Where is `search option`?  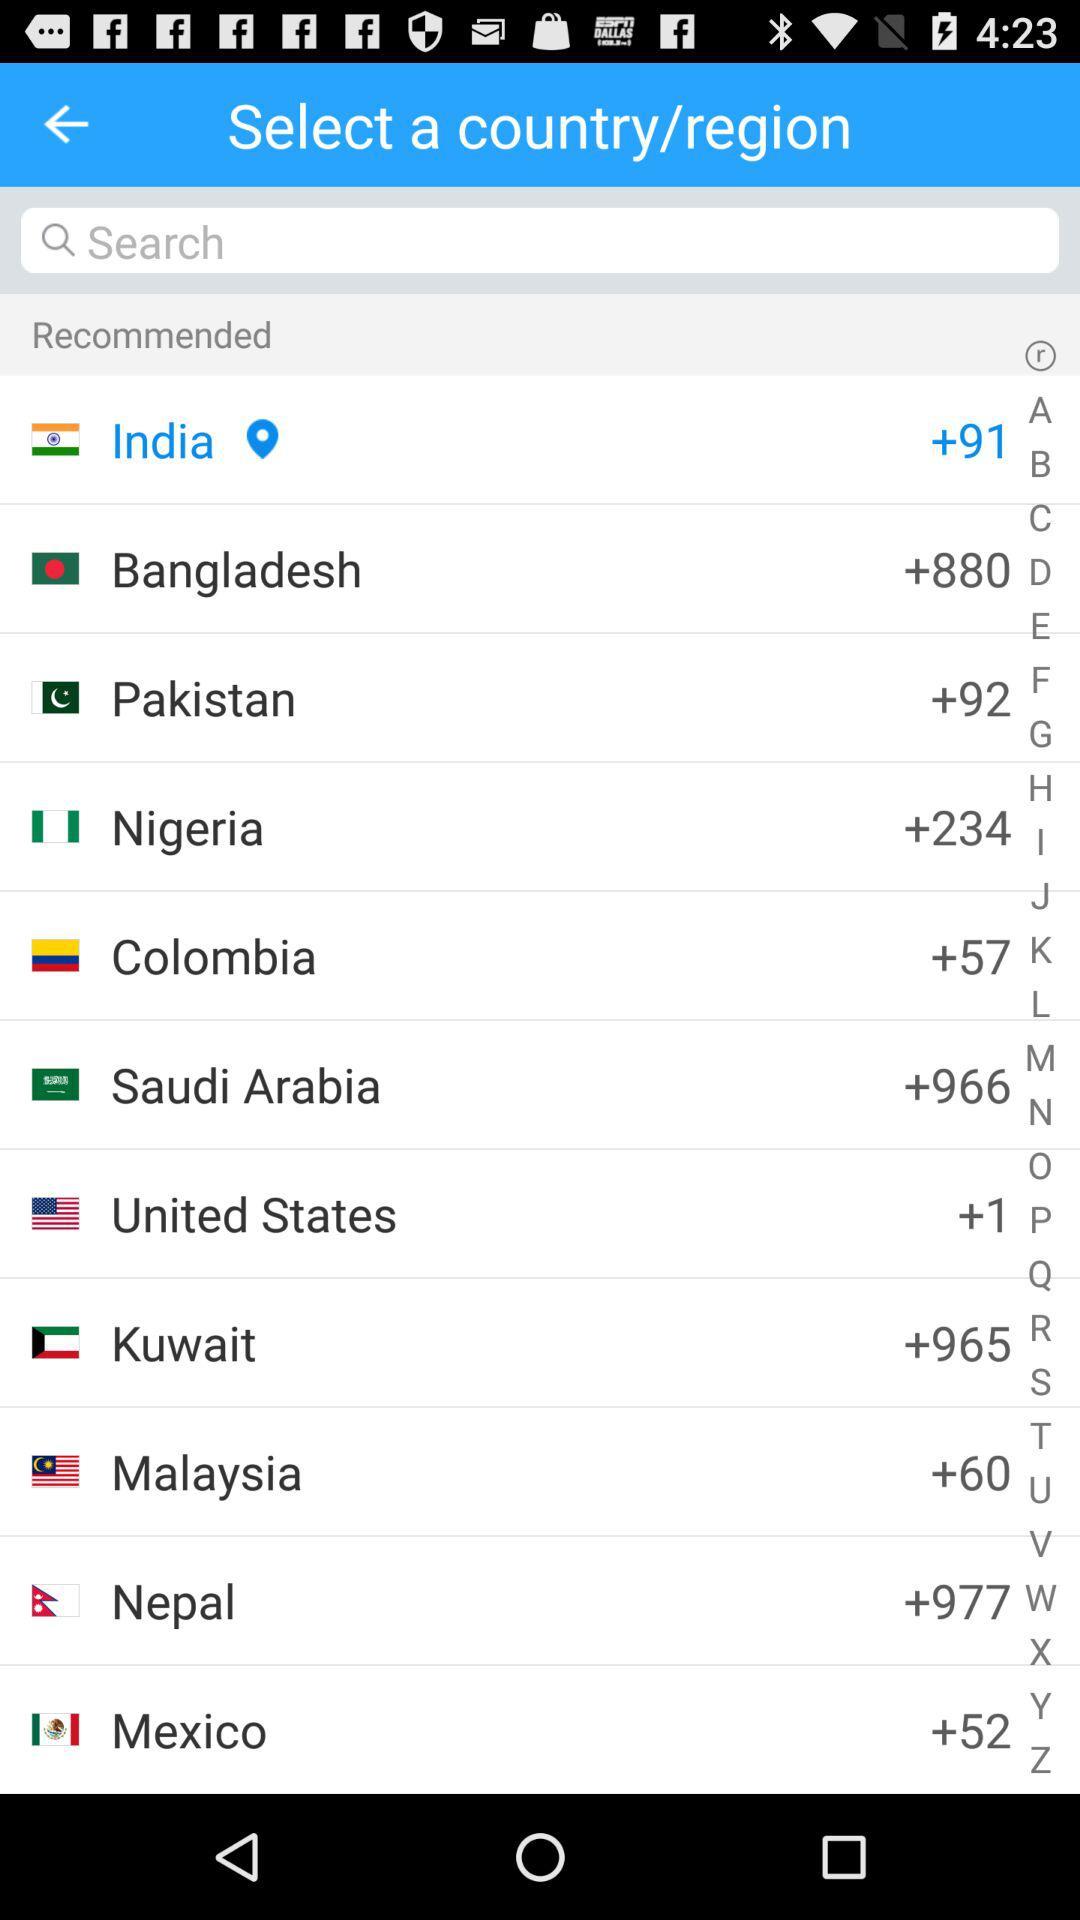
search option is located at coordinates (540, 240).